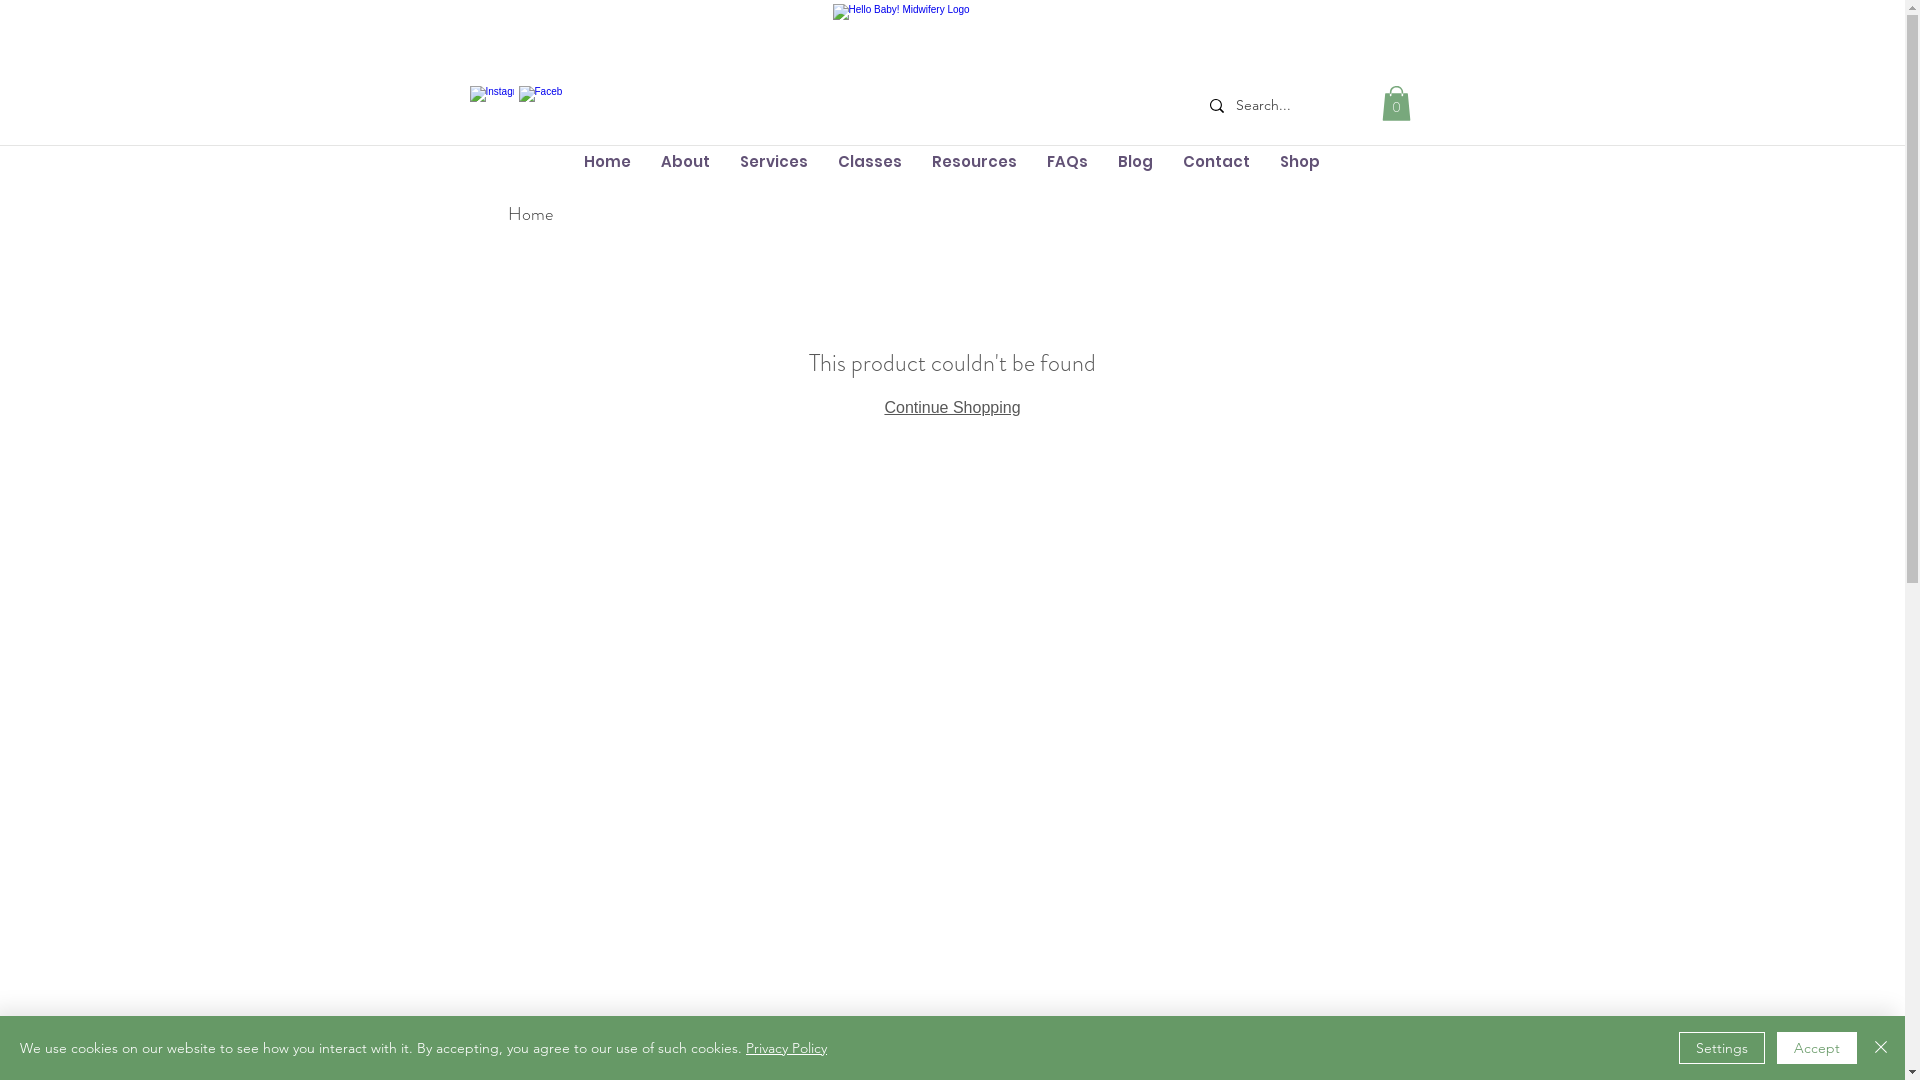 This screenshot has height=1080, width=1920. What do you see at coordinates (1215, 160) in the screenshot?
I see `'Contact'` at bounding box center [1215, 160].